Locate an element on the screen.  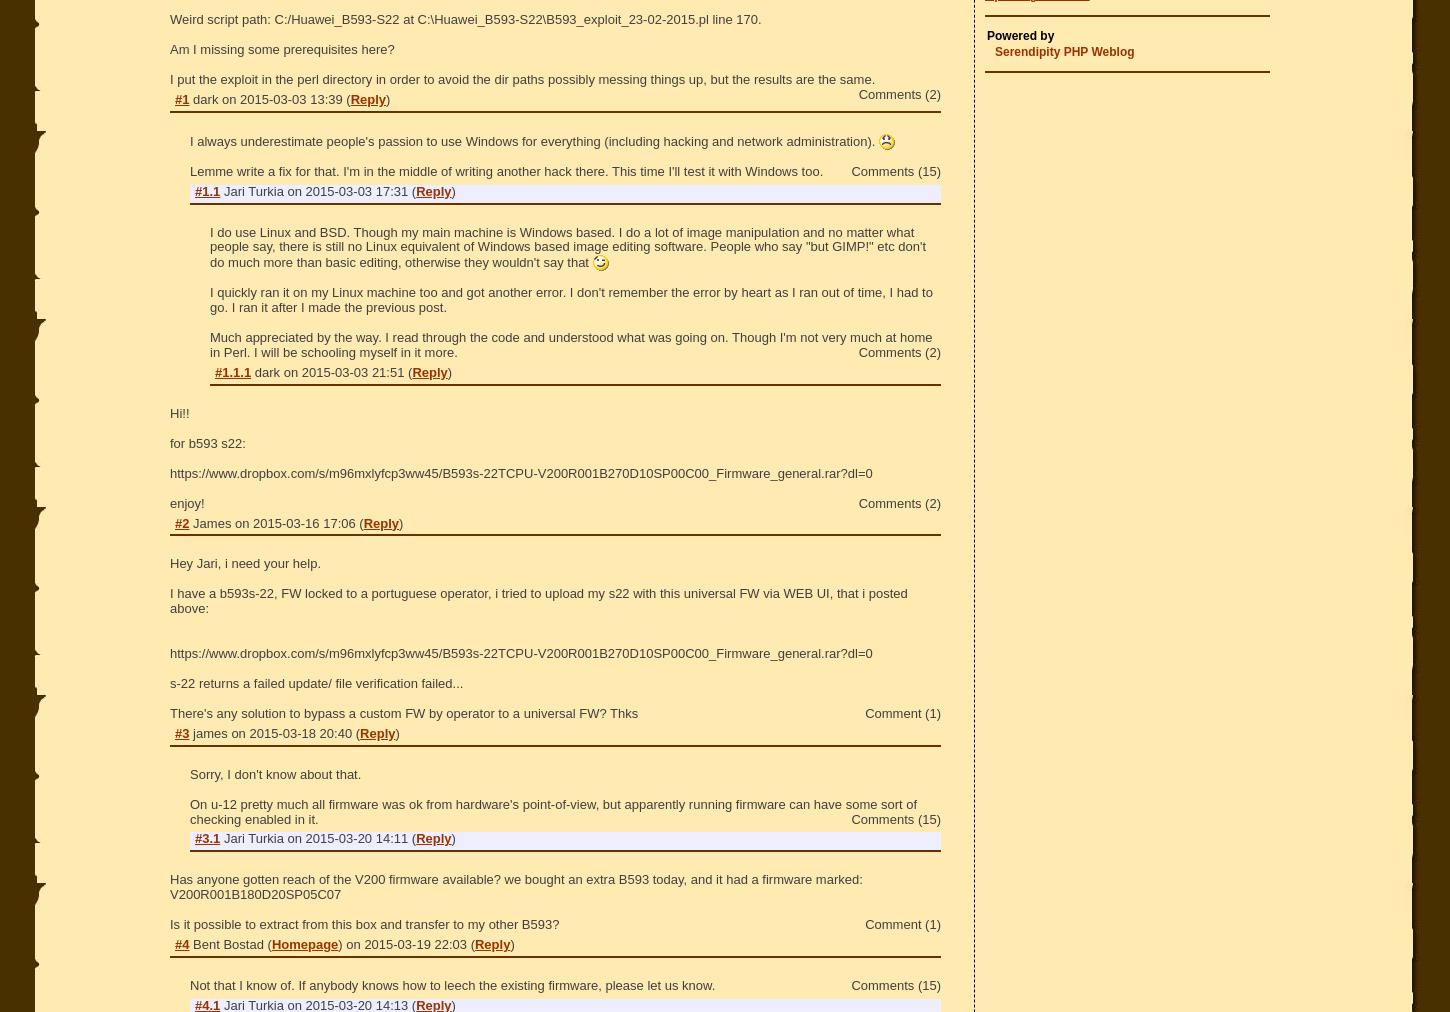
'Hey Jari, i need your help.' is located at coordinates (245, 562).